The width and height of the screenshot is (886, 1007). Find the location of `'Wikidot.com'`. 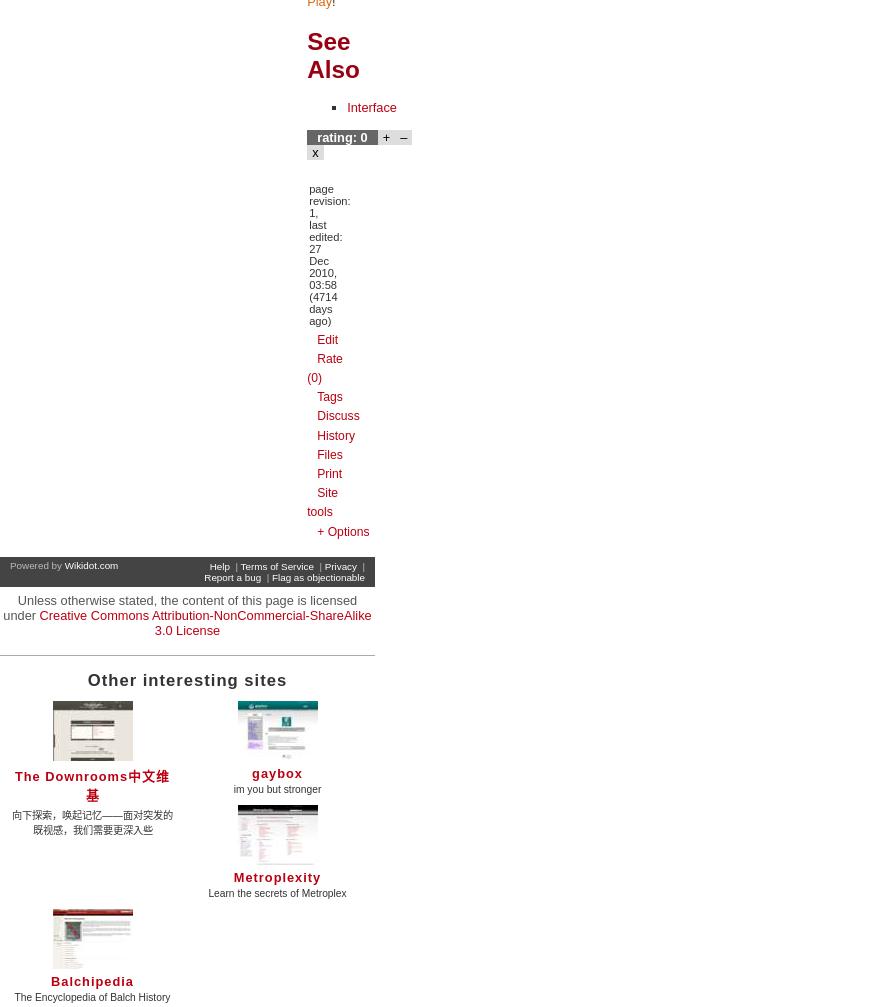

'Wikidot.com' is located at coordinates (62, 563).